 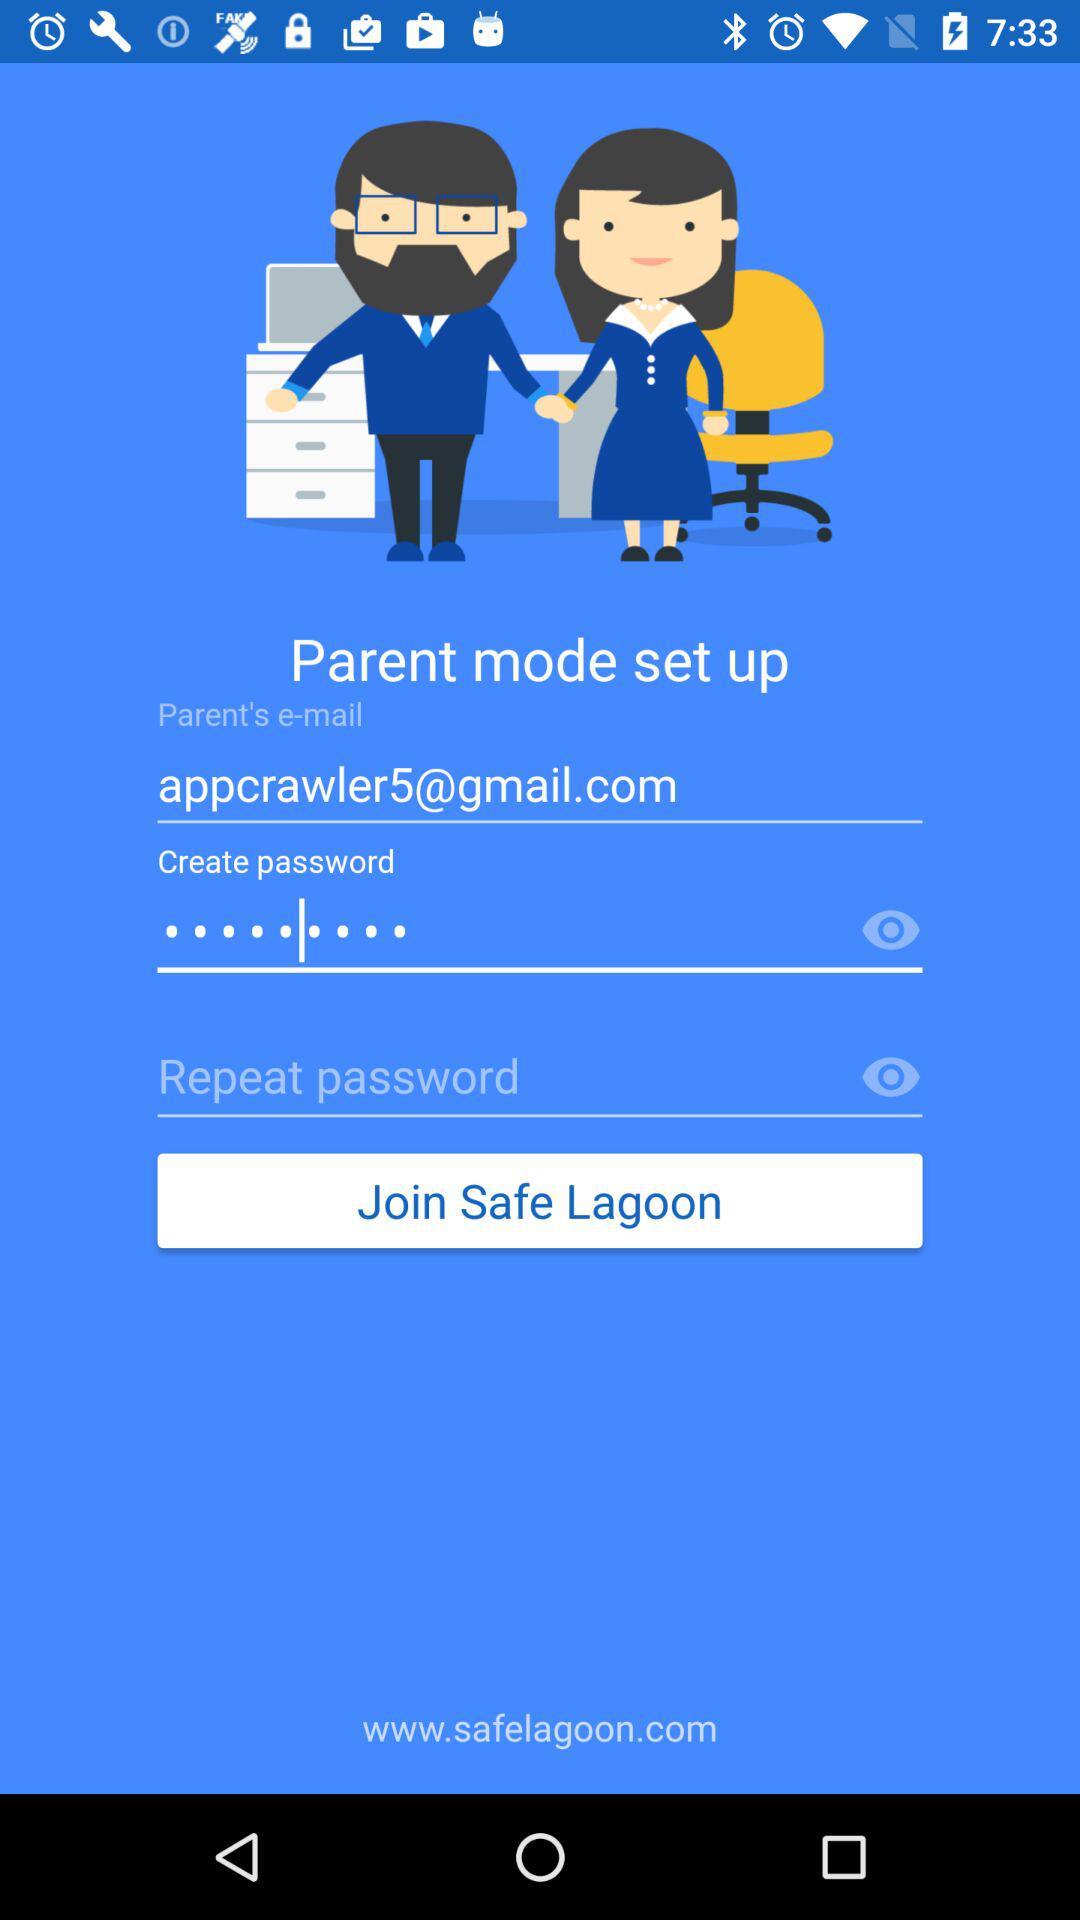 I want to click on the visibility icon, so click(x=890, y=1077).